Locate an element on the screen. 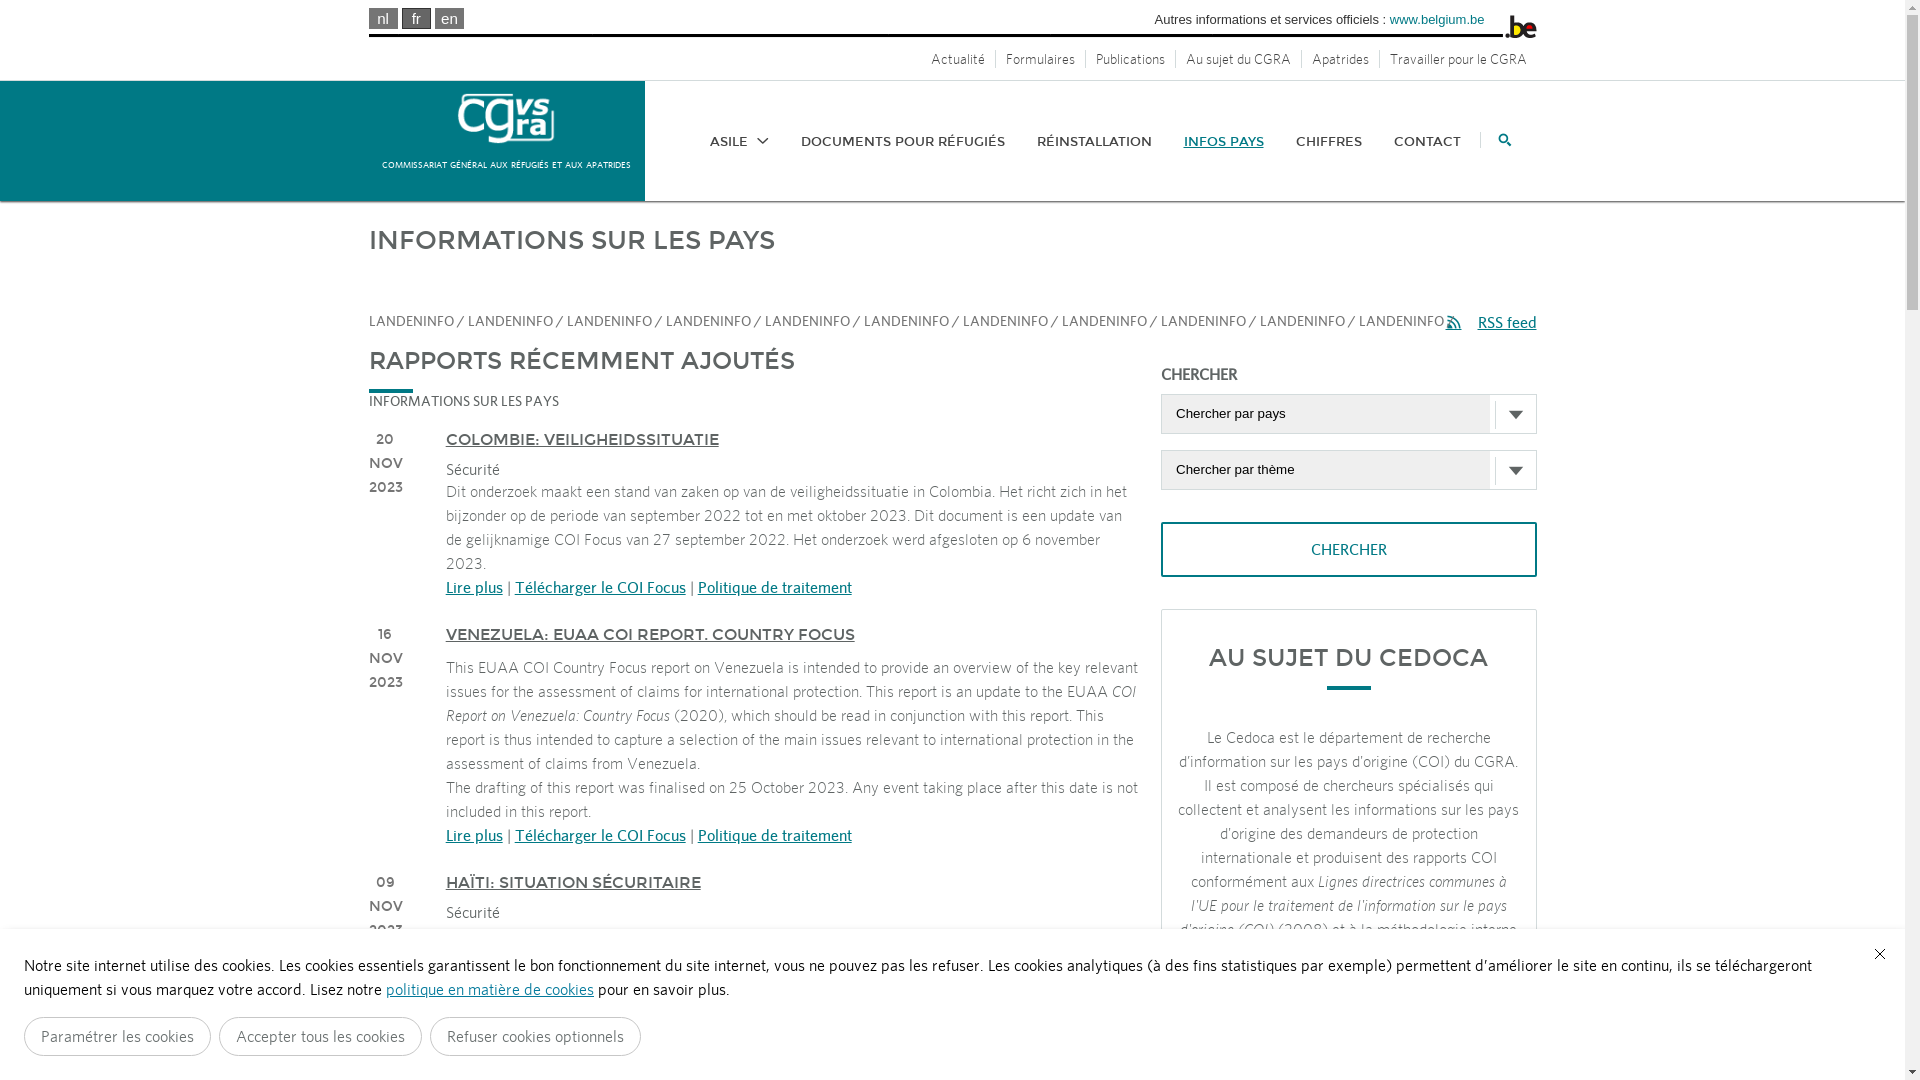 This screenshot has width=1920, height=1080. 'nl' is located at coordinates (383, 18).